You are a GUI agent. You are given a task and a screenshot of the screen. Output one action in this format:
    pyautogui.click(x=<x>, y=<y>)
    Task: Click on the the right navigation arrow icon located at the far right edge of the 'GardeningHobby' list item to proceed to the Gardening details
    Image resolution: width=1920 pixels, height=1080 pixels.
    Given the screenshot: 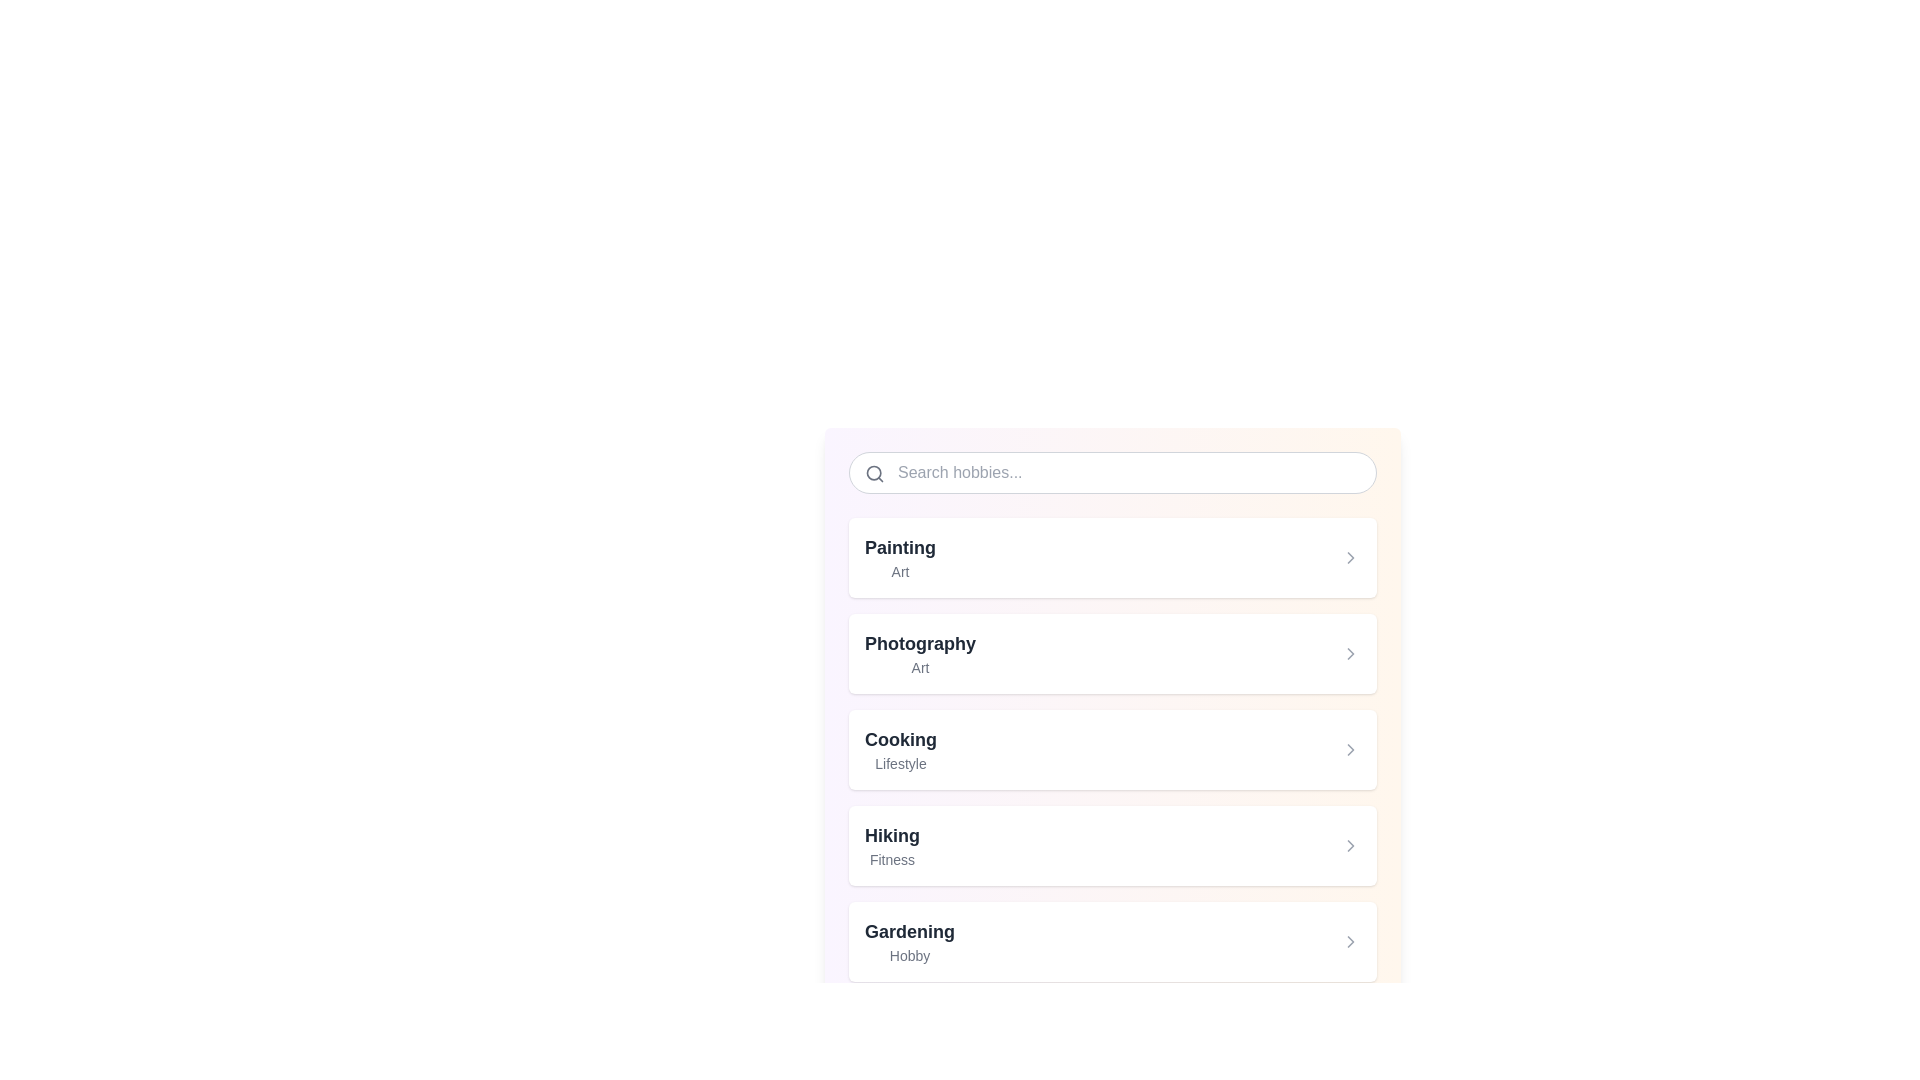 What is the action you would take?
    pyautogui.click(x=1350, y=941)
    